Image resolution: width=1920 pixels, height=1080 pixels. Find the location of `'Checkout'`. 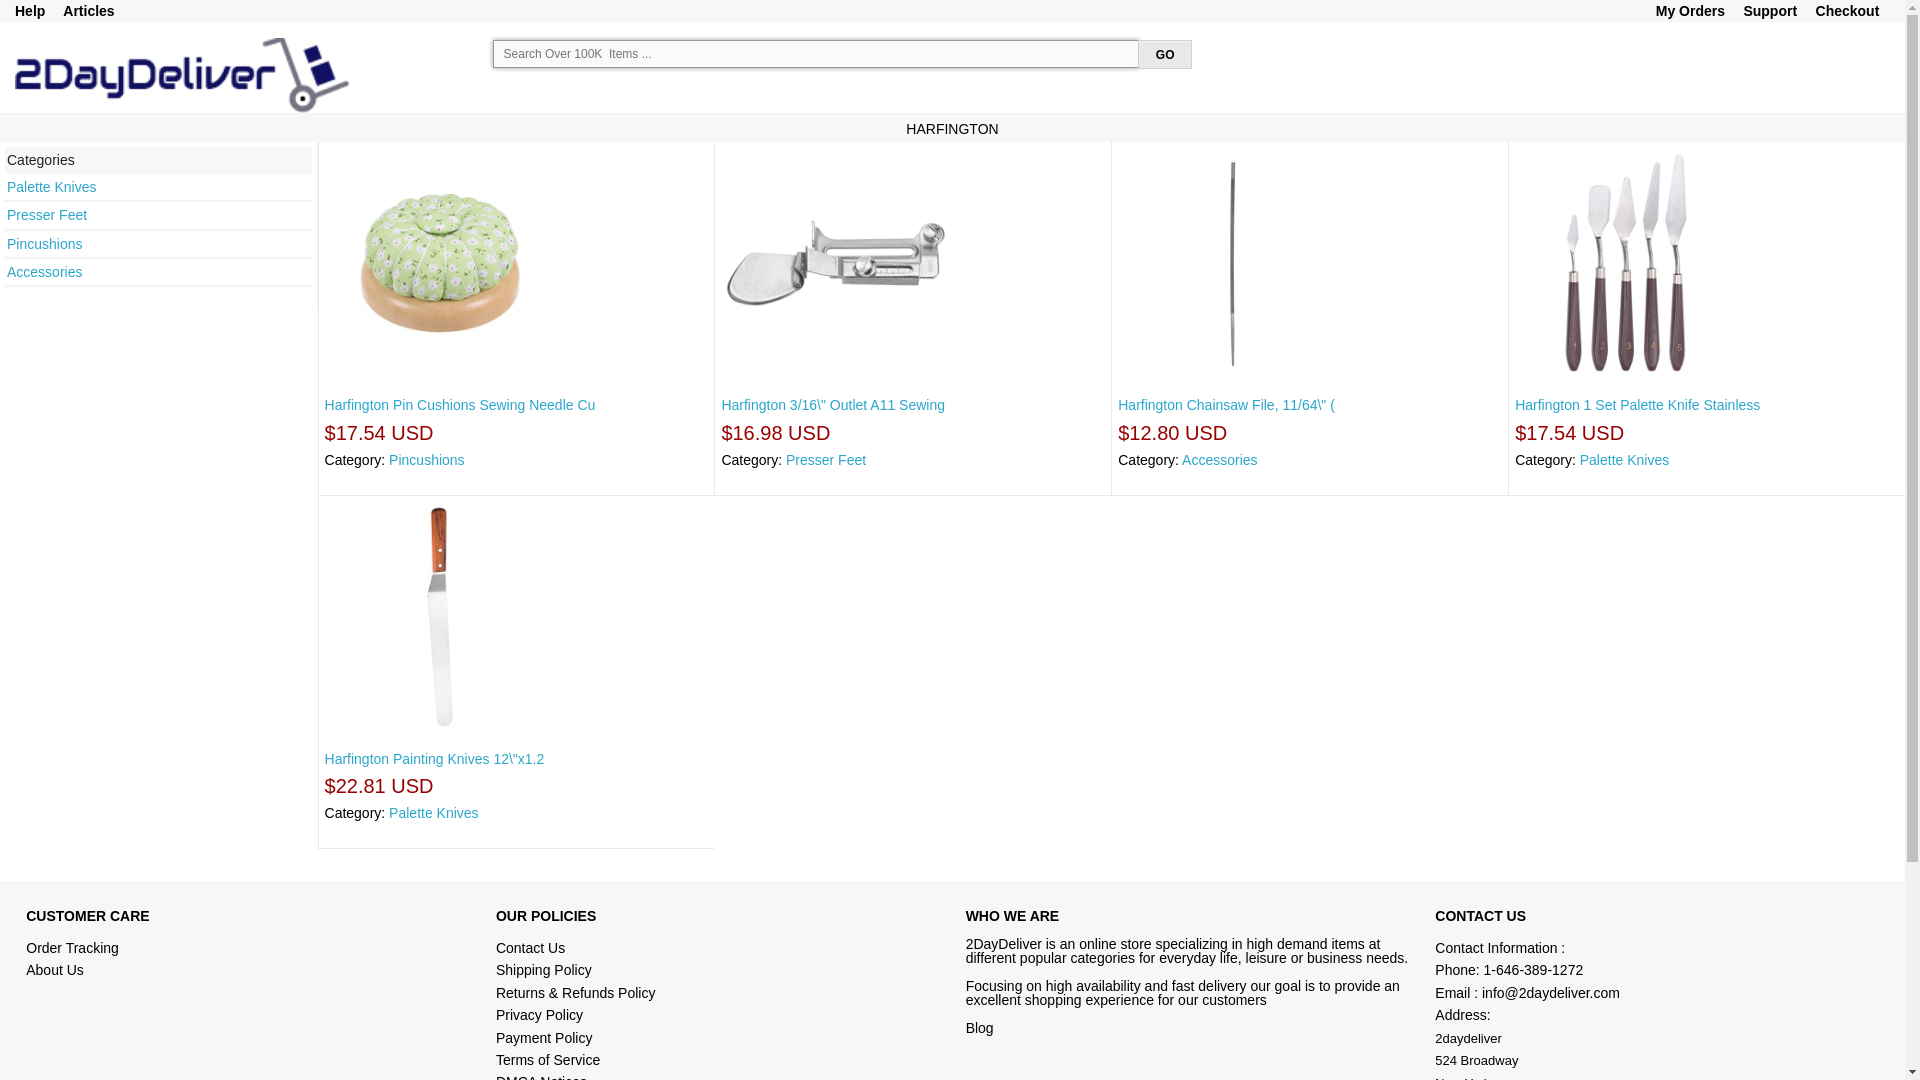

'Checkout' is located at coordinates (1847, 11).